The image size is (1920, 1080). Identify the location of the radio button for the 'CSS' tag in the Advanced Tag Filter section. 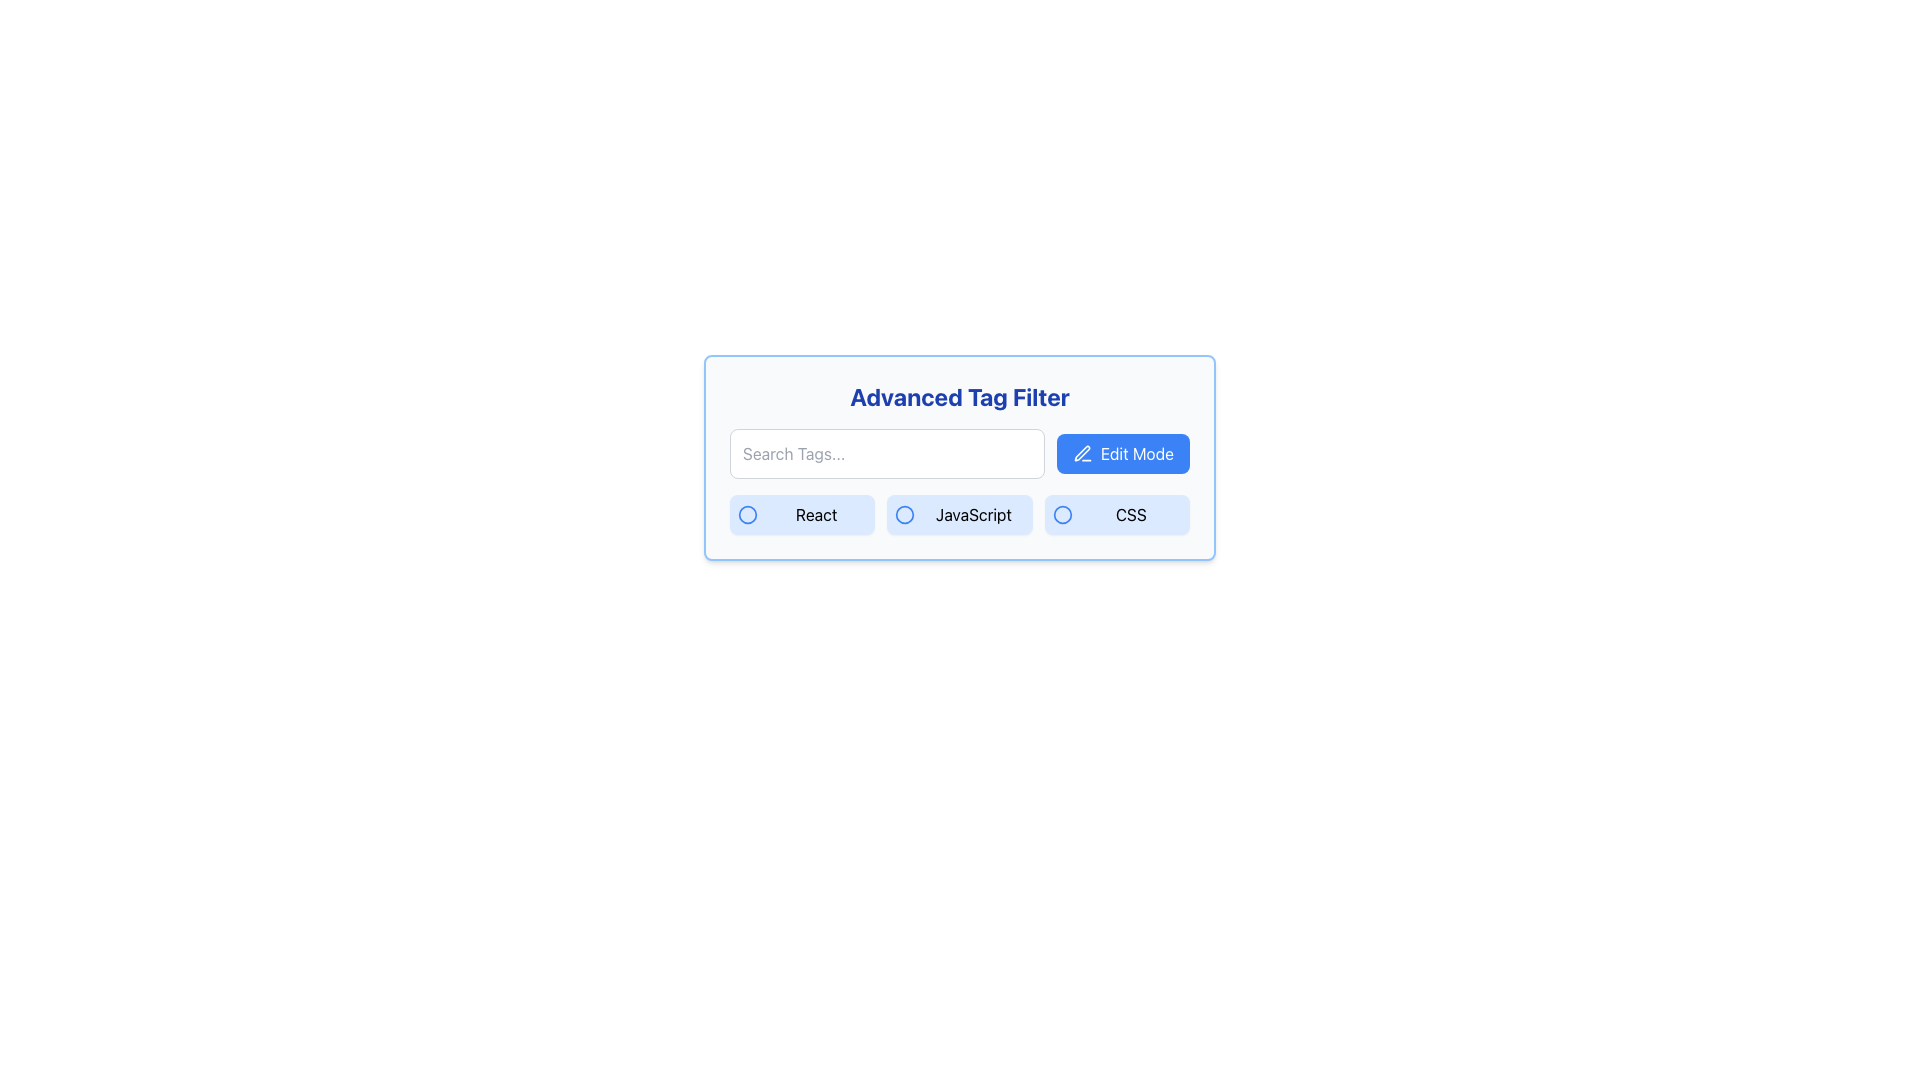
(1116, 514).